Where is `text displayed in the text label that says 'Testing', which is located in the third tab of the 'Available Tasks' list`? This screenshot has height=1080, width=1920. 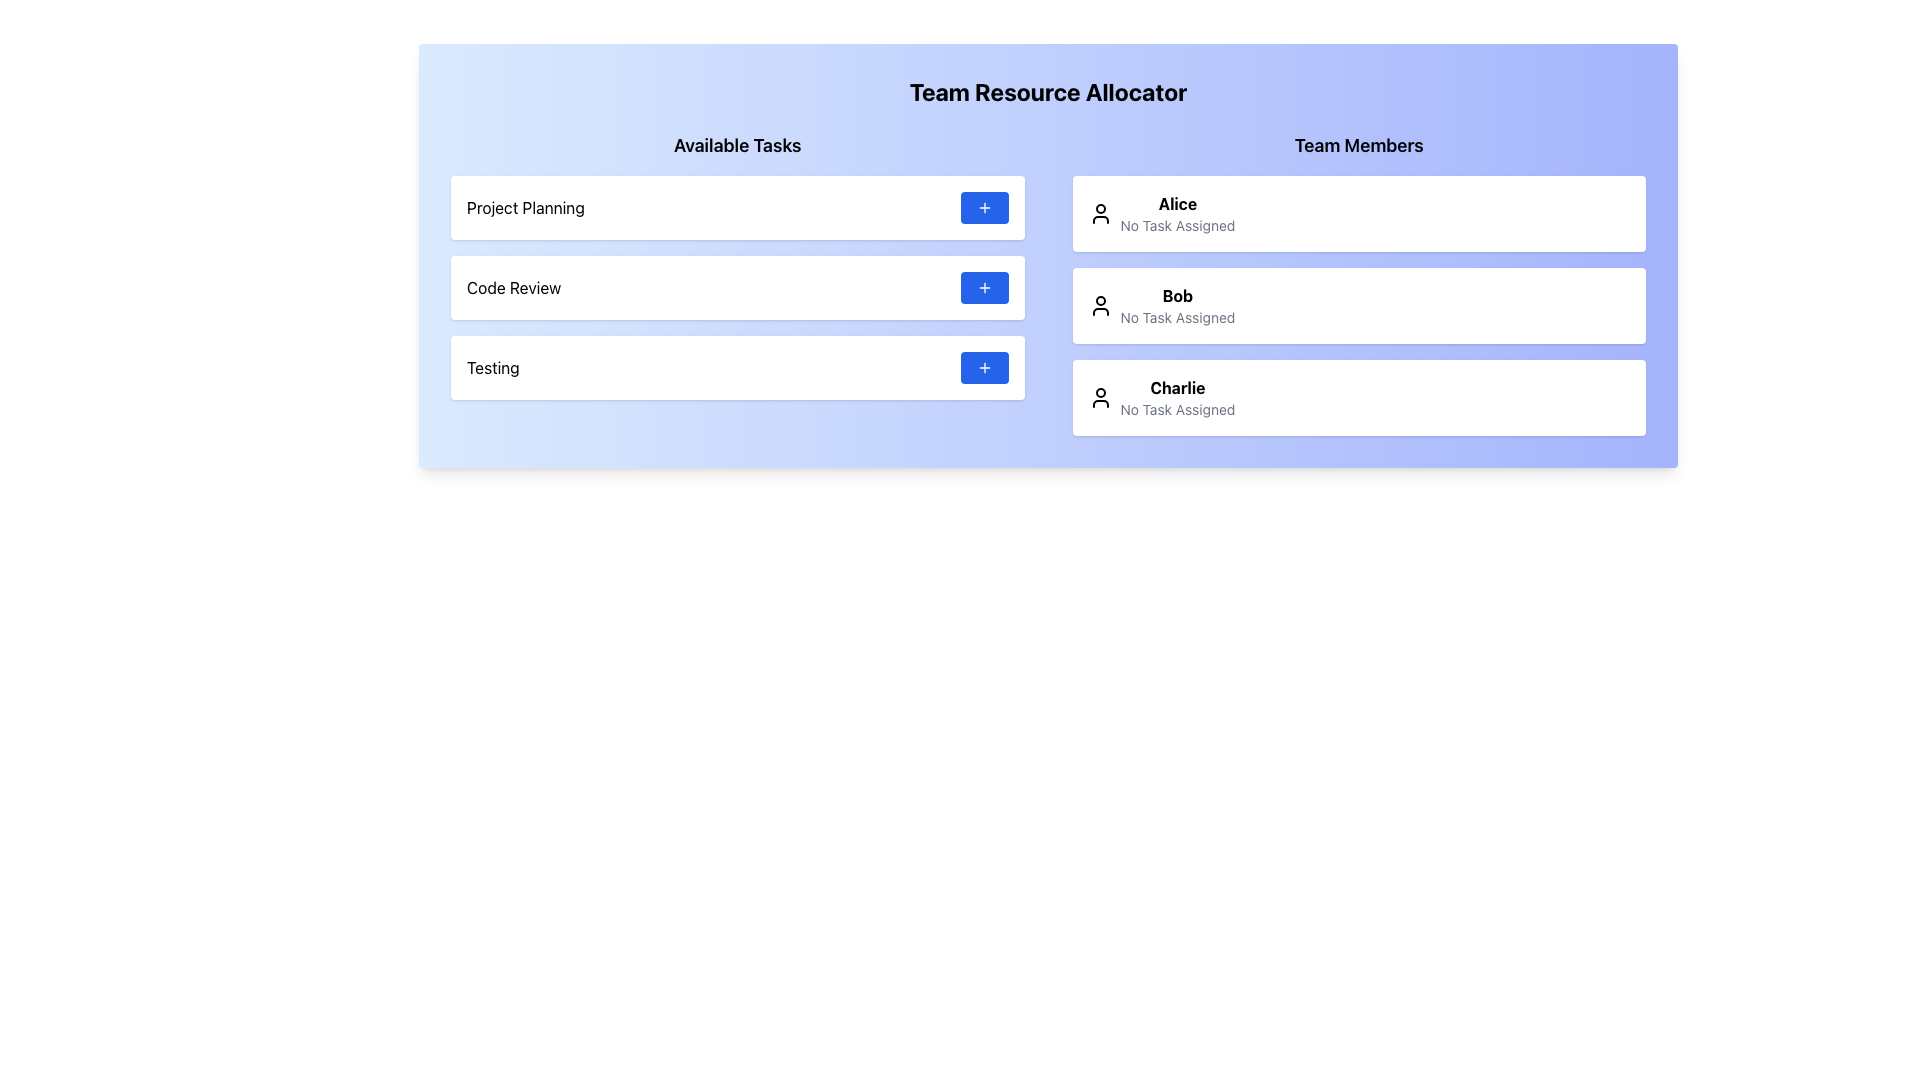
text displayed in the text label that says 'Testing', which is located in the third tab of the 'Available Tasks' list is located at coordinates (493, 367).